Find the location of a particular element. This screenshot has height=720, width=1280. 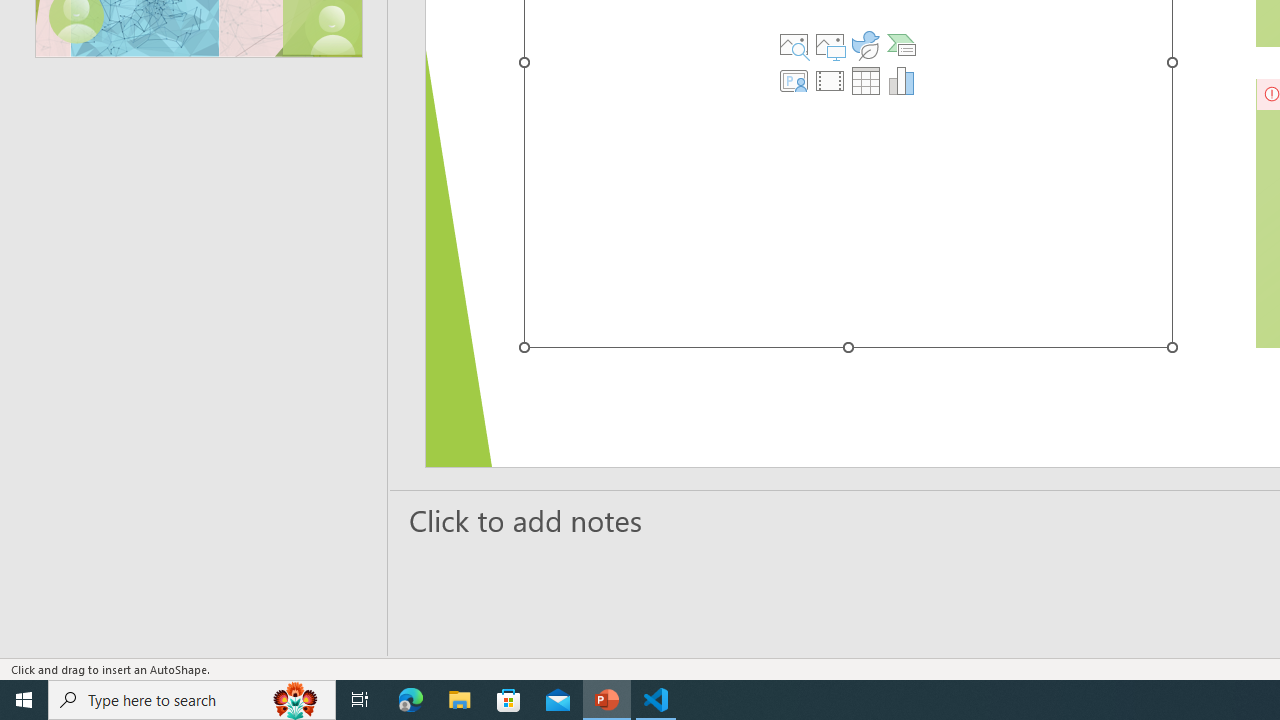

'Pictures' is located at coordinates (830, 45).